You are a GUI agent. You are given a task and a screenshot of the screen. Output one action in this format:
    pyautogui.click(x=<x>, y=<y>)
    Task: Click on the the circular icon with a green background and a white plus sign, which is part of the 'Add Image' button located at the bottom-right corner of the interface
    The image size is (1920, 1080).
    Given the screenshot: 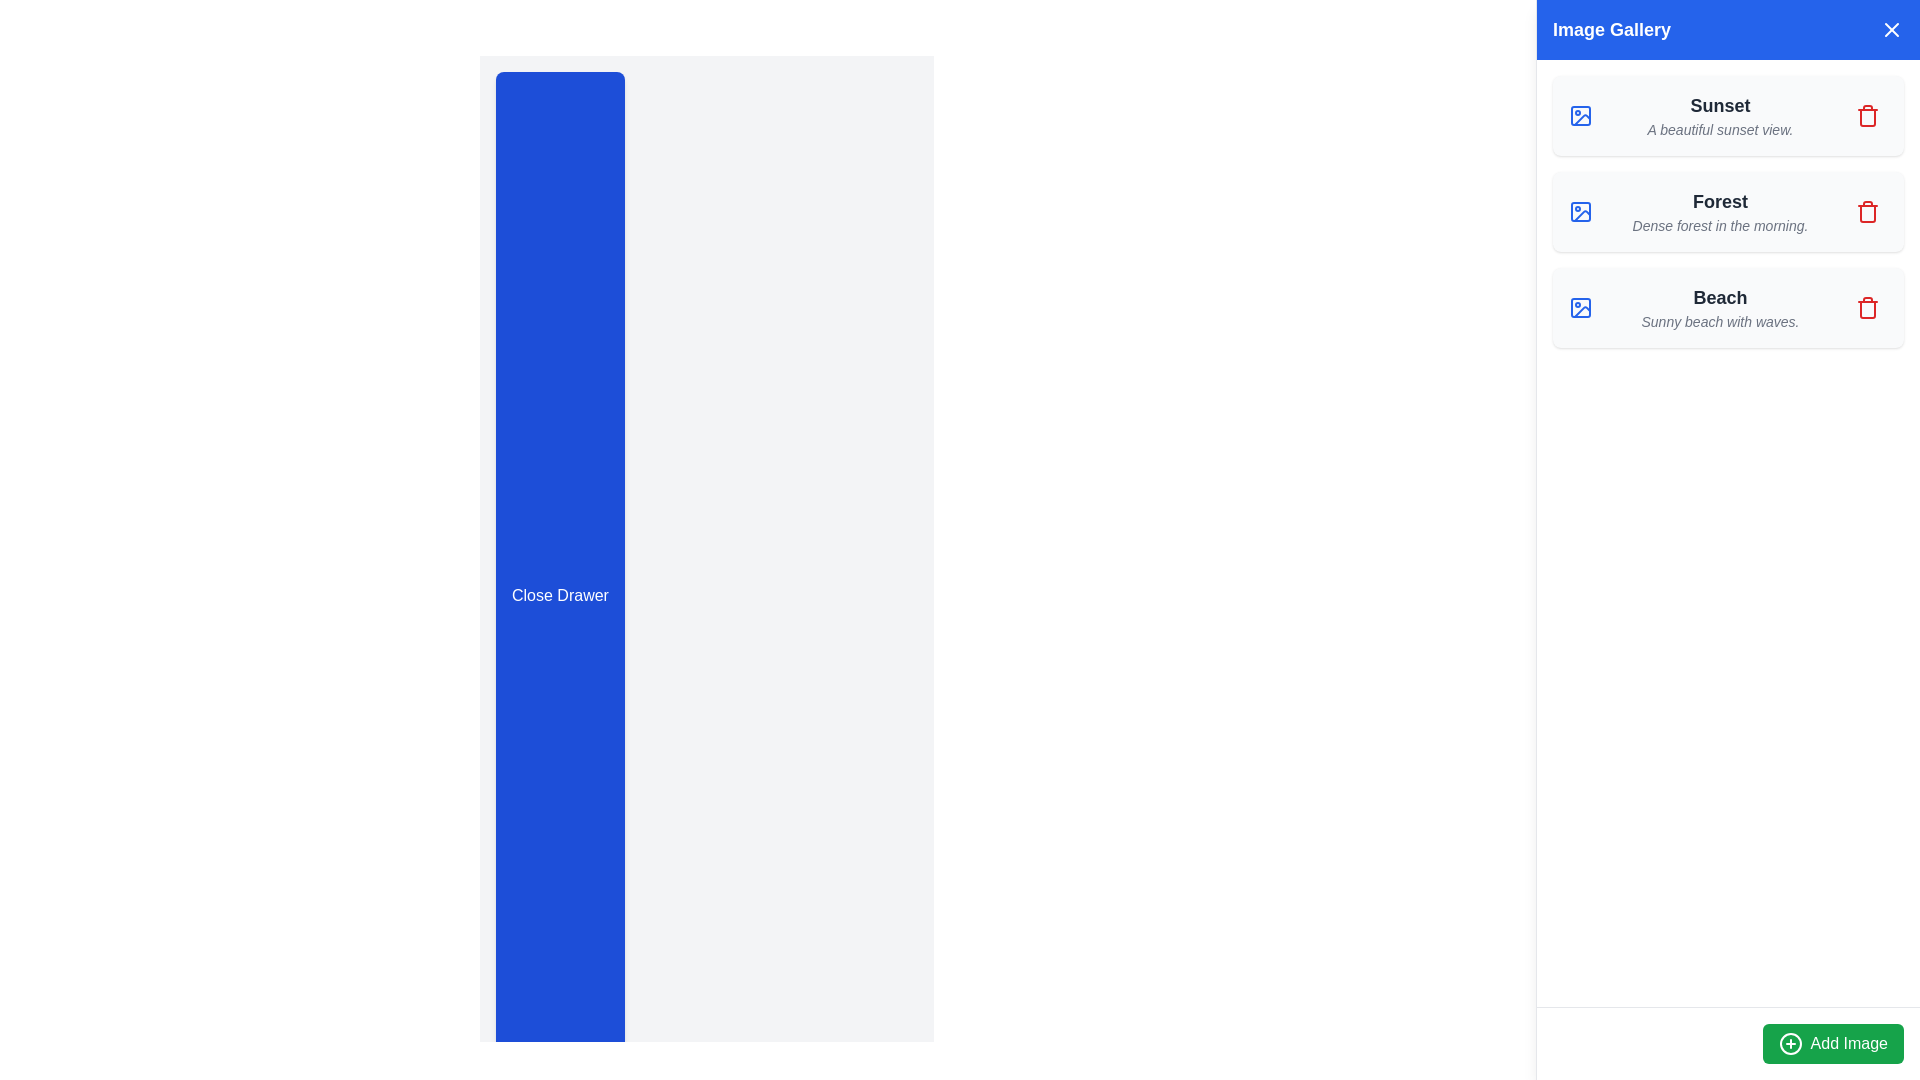 What is the action you would take?
    pyautogui.click(x=1790, y=1043)
    